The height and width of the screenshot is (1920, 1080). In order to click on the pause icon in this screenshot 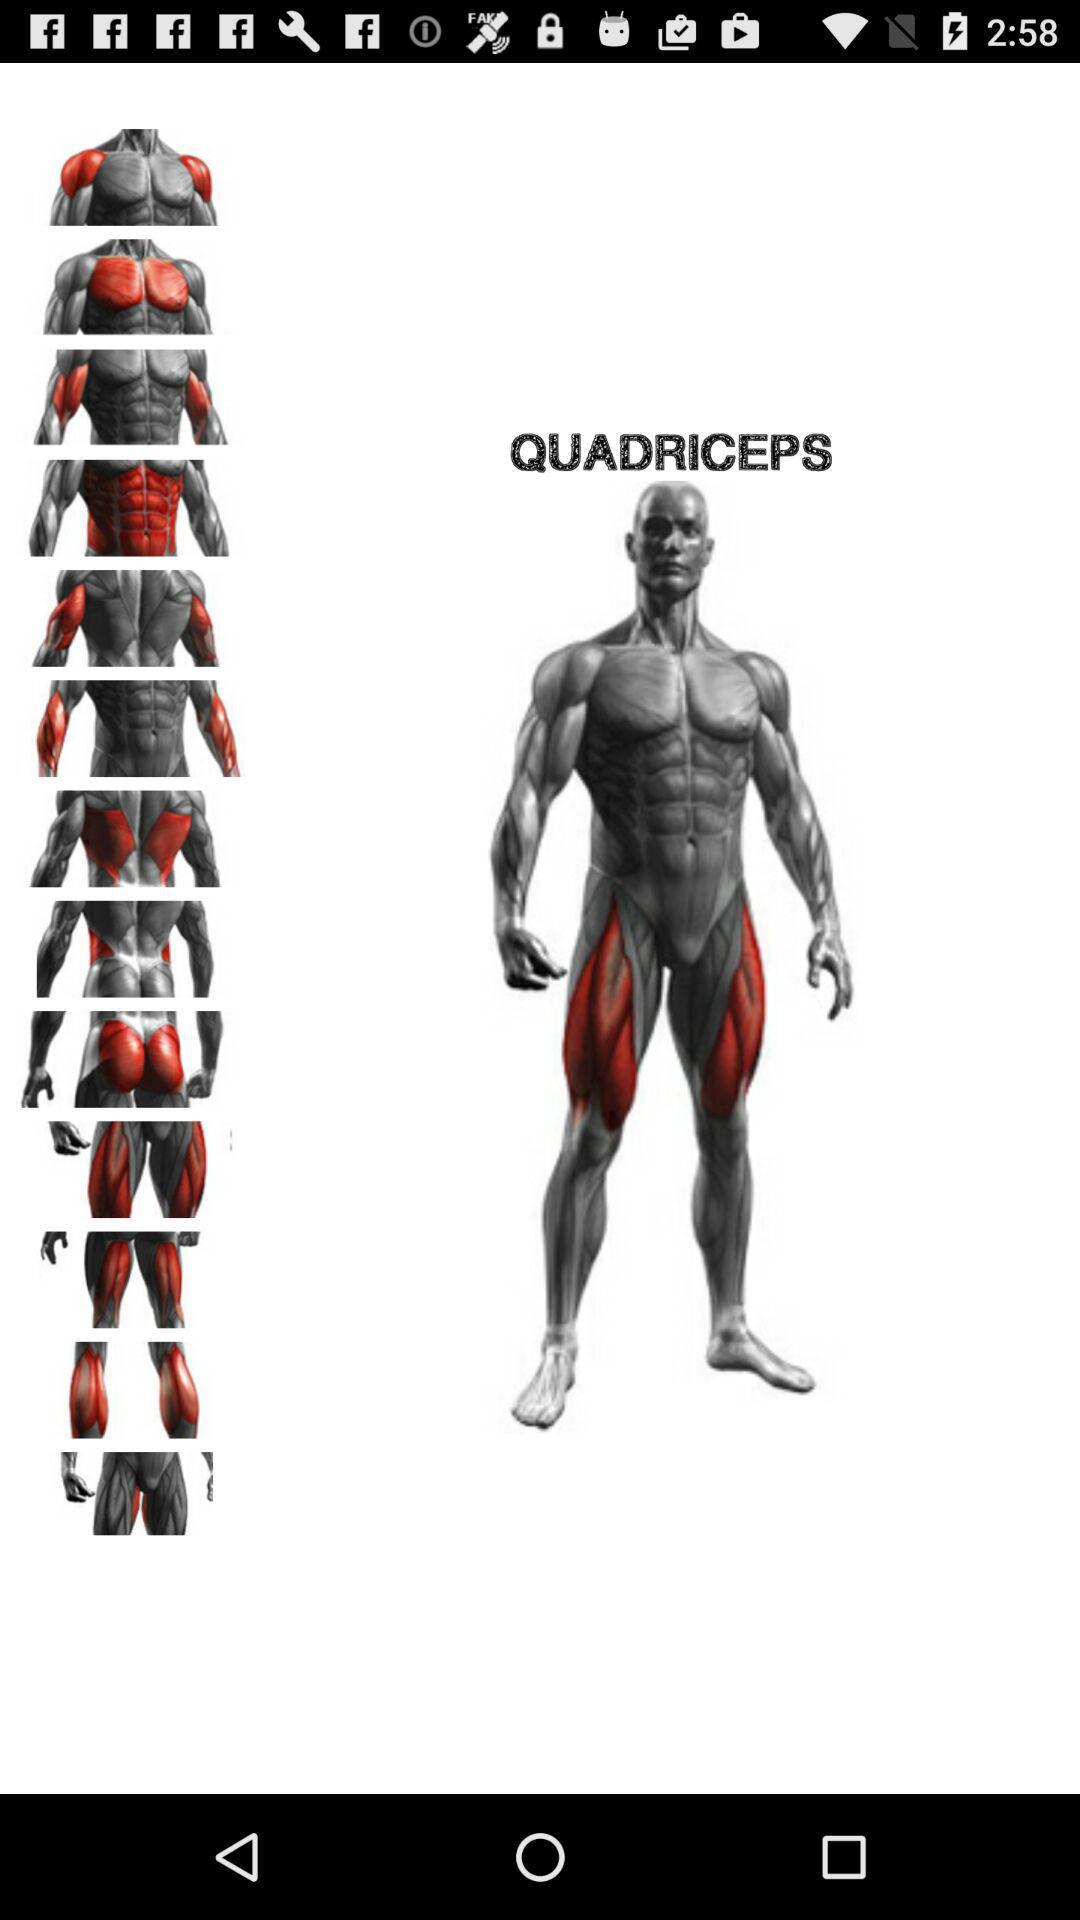, I will do `click(131, 1126)`.